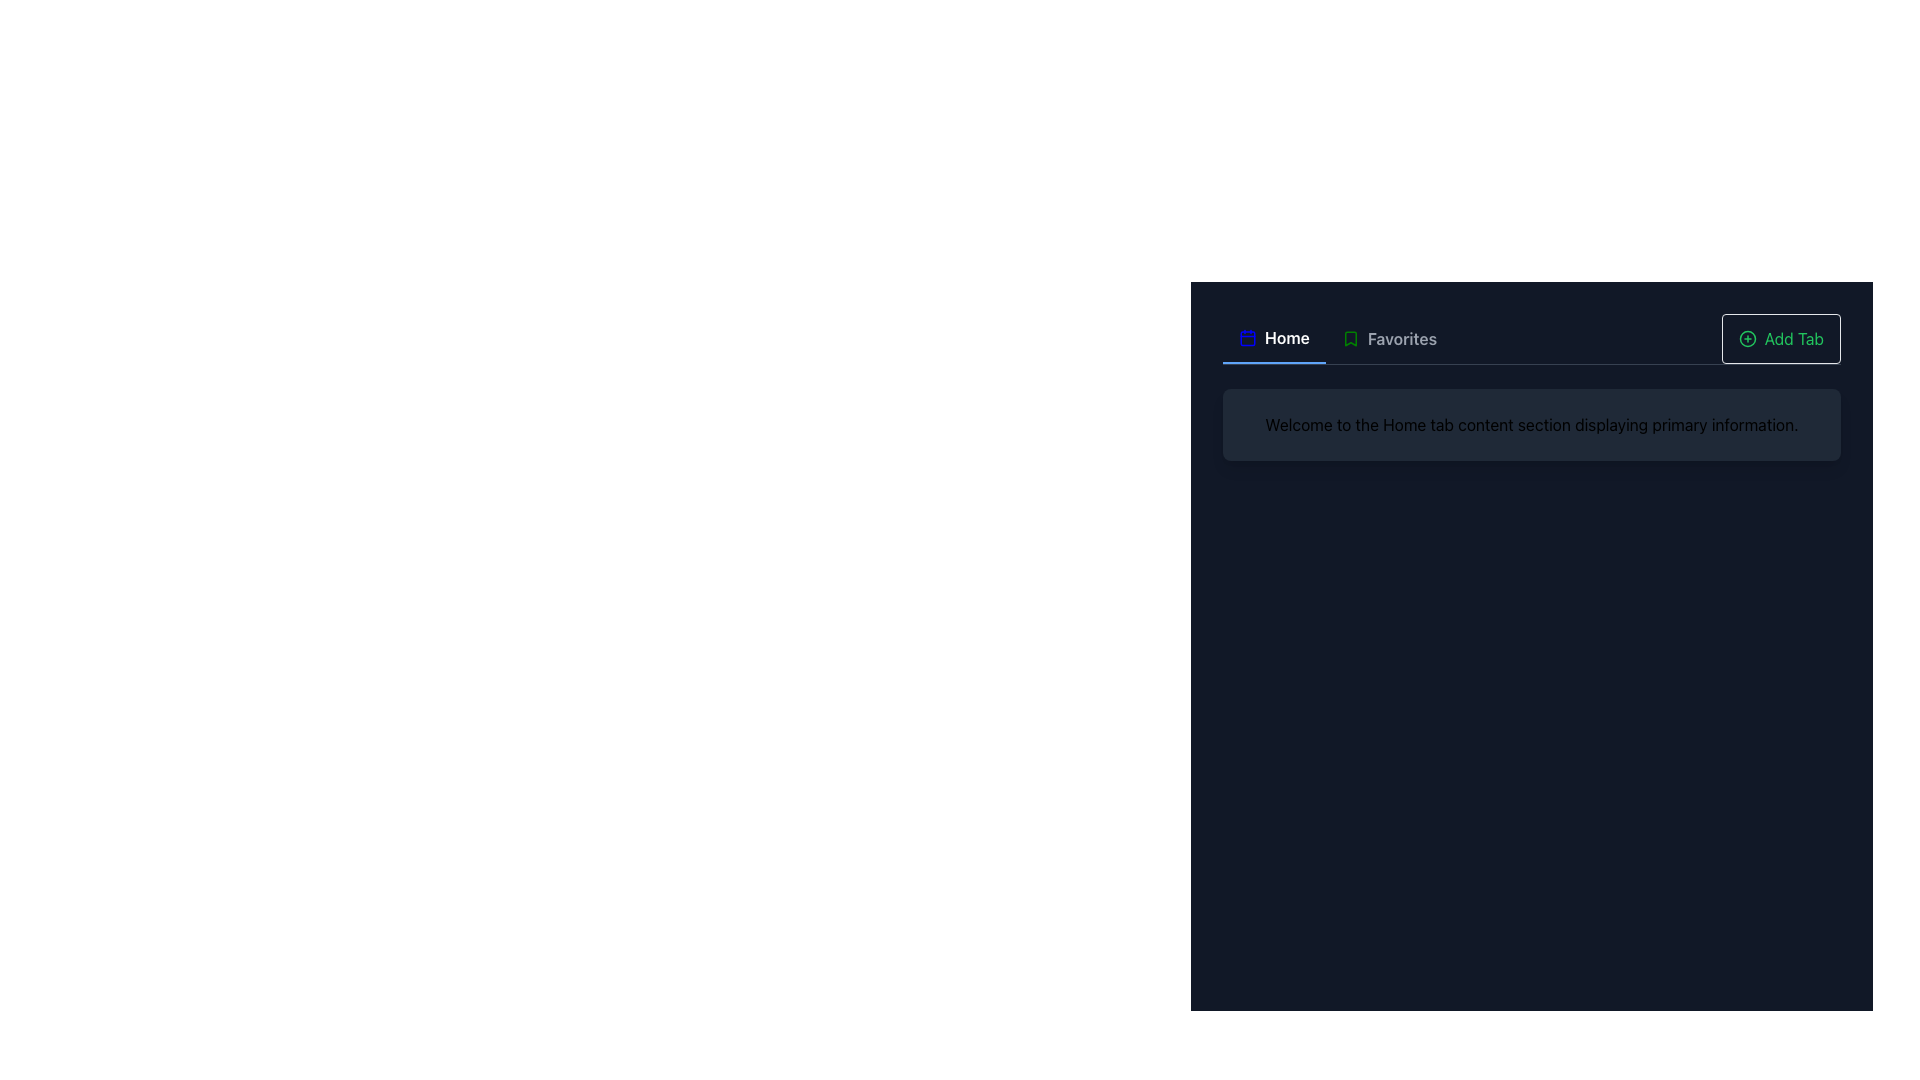 The image size is (1920, 1080). Describe the element at coordinates (1350, 338) in the screenshot. I see `the green bookmark icon located to the left of the text 'Favorites' in the application's top navigation bar` at that location.